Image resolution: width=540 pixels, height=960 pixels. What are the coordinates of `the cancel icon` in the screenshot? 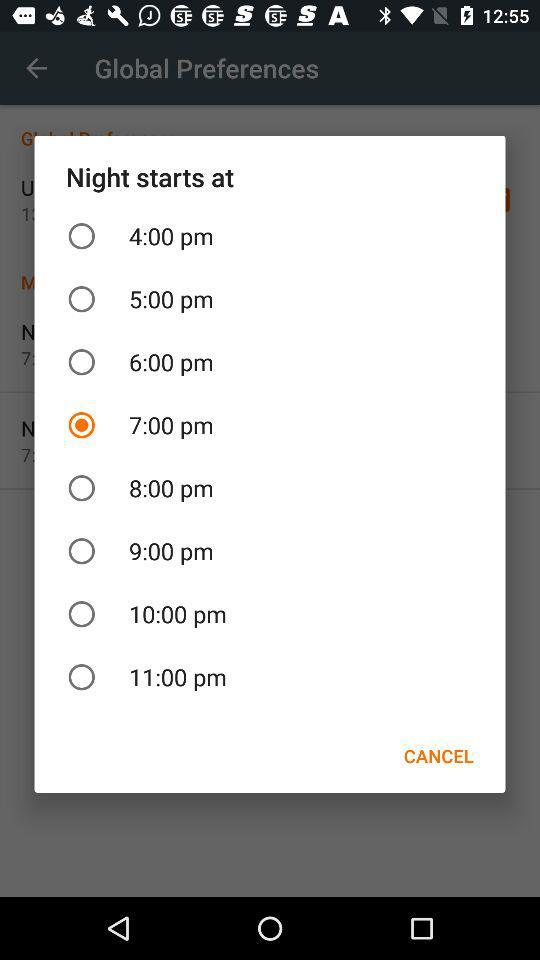 It's located at (437, 755).